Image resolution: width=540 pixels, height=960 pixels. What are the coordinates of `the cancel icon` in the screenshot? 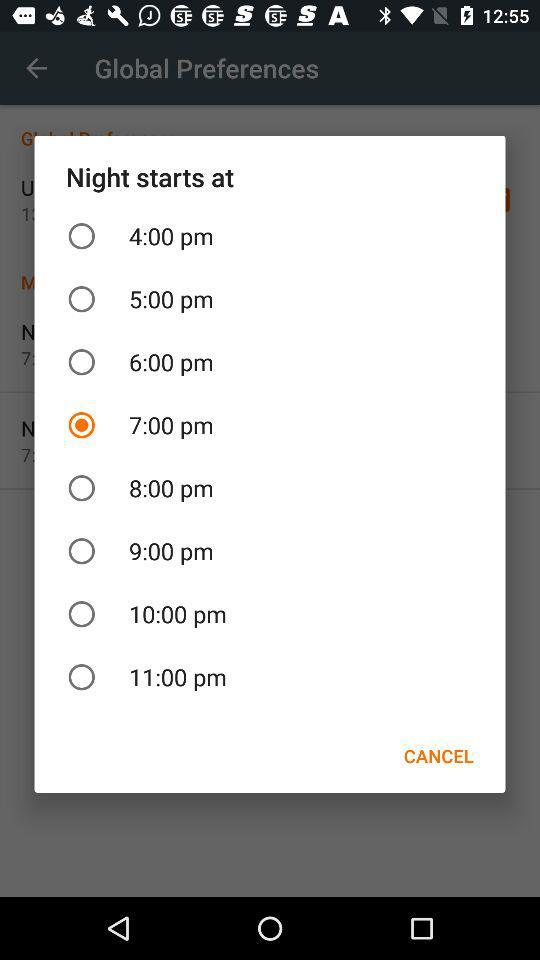 It's located at (437, 755).